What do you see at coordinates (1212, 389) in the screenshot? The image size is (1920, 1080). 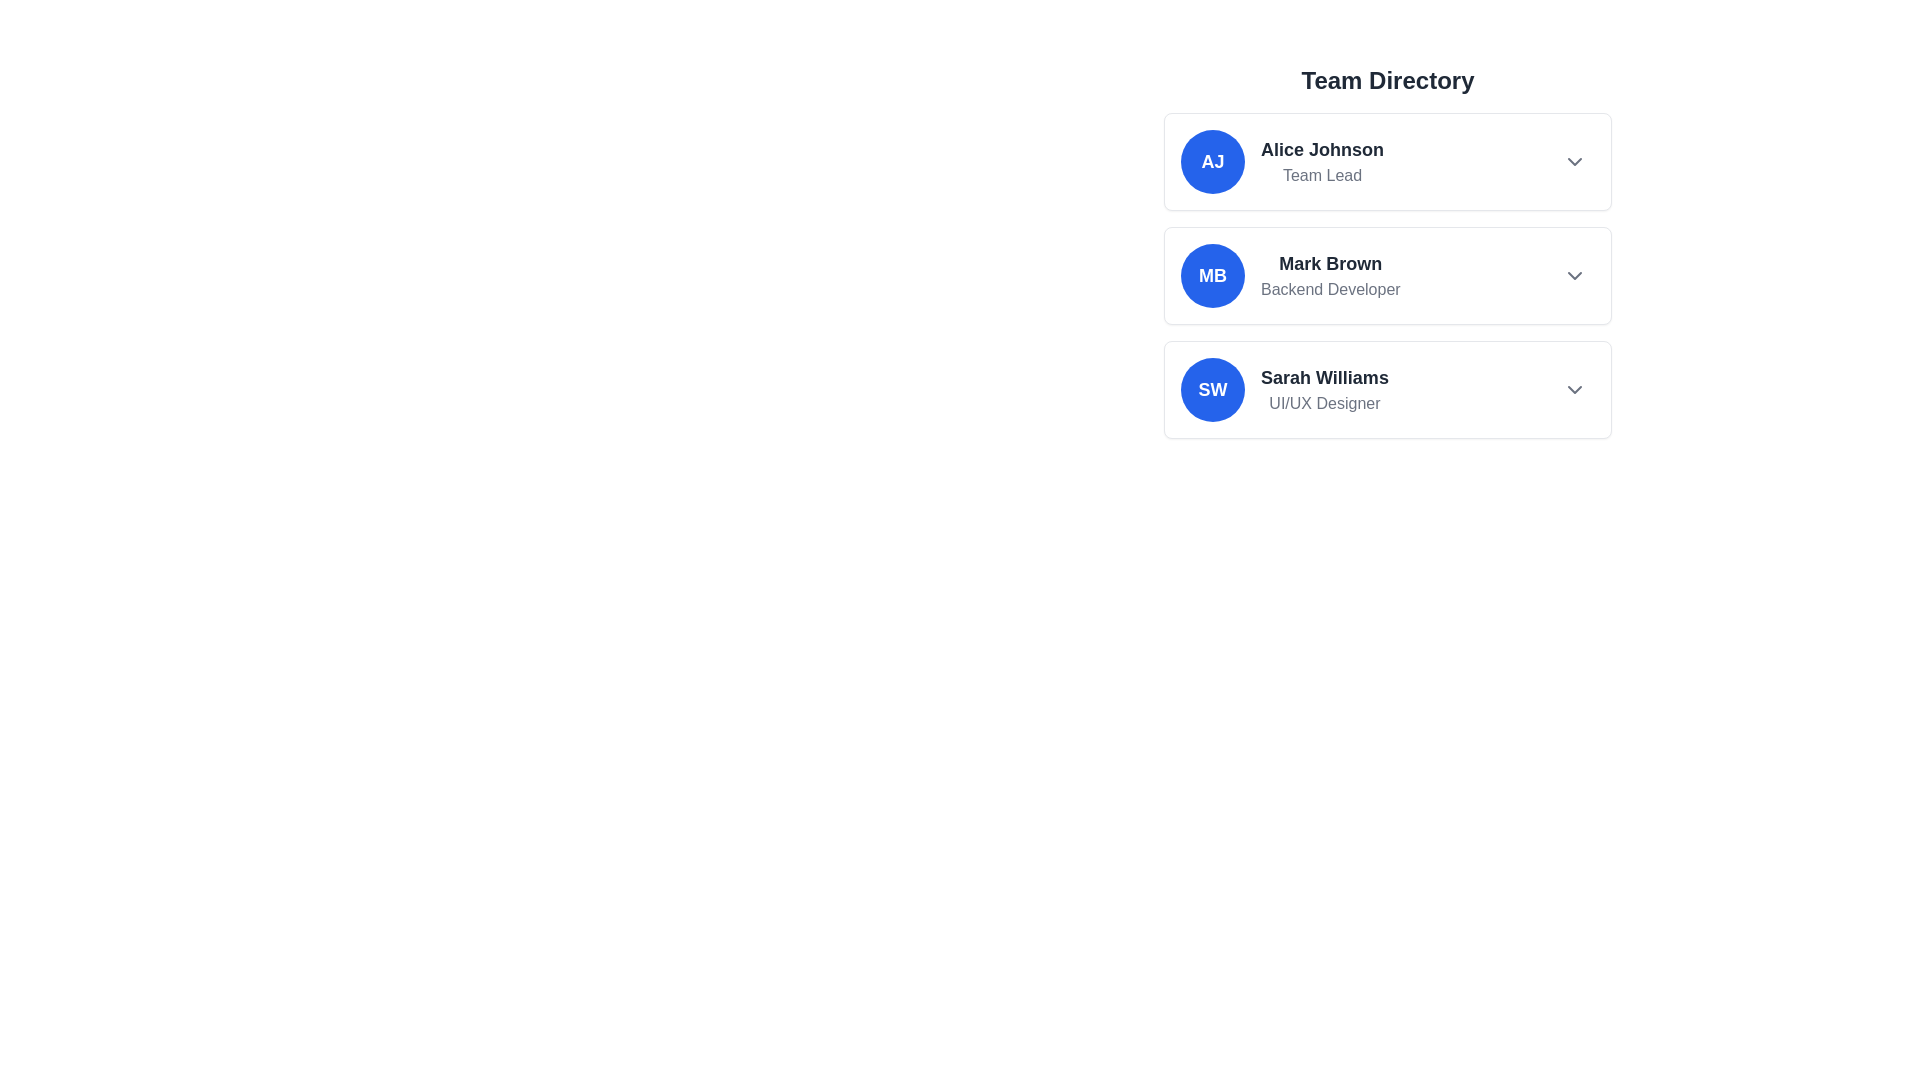 I see `the Avatar Badge displaying 'SW' in white bold text on a blue background, located in the leftmost position of the row labeled 'Sarah Williams, UI/UX Designer'` at bounding box center [1212, 389].